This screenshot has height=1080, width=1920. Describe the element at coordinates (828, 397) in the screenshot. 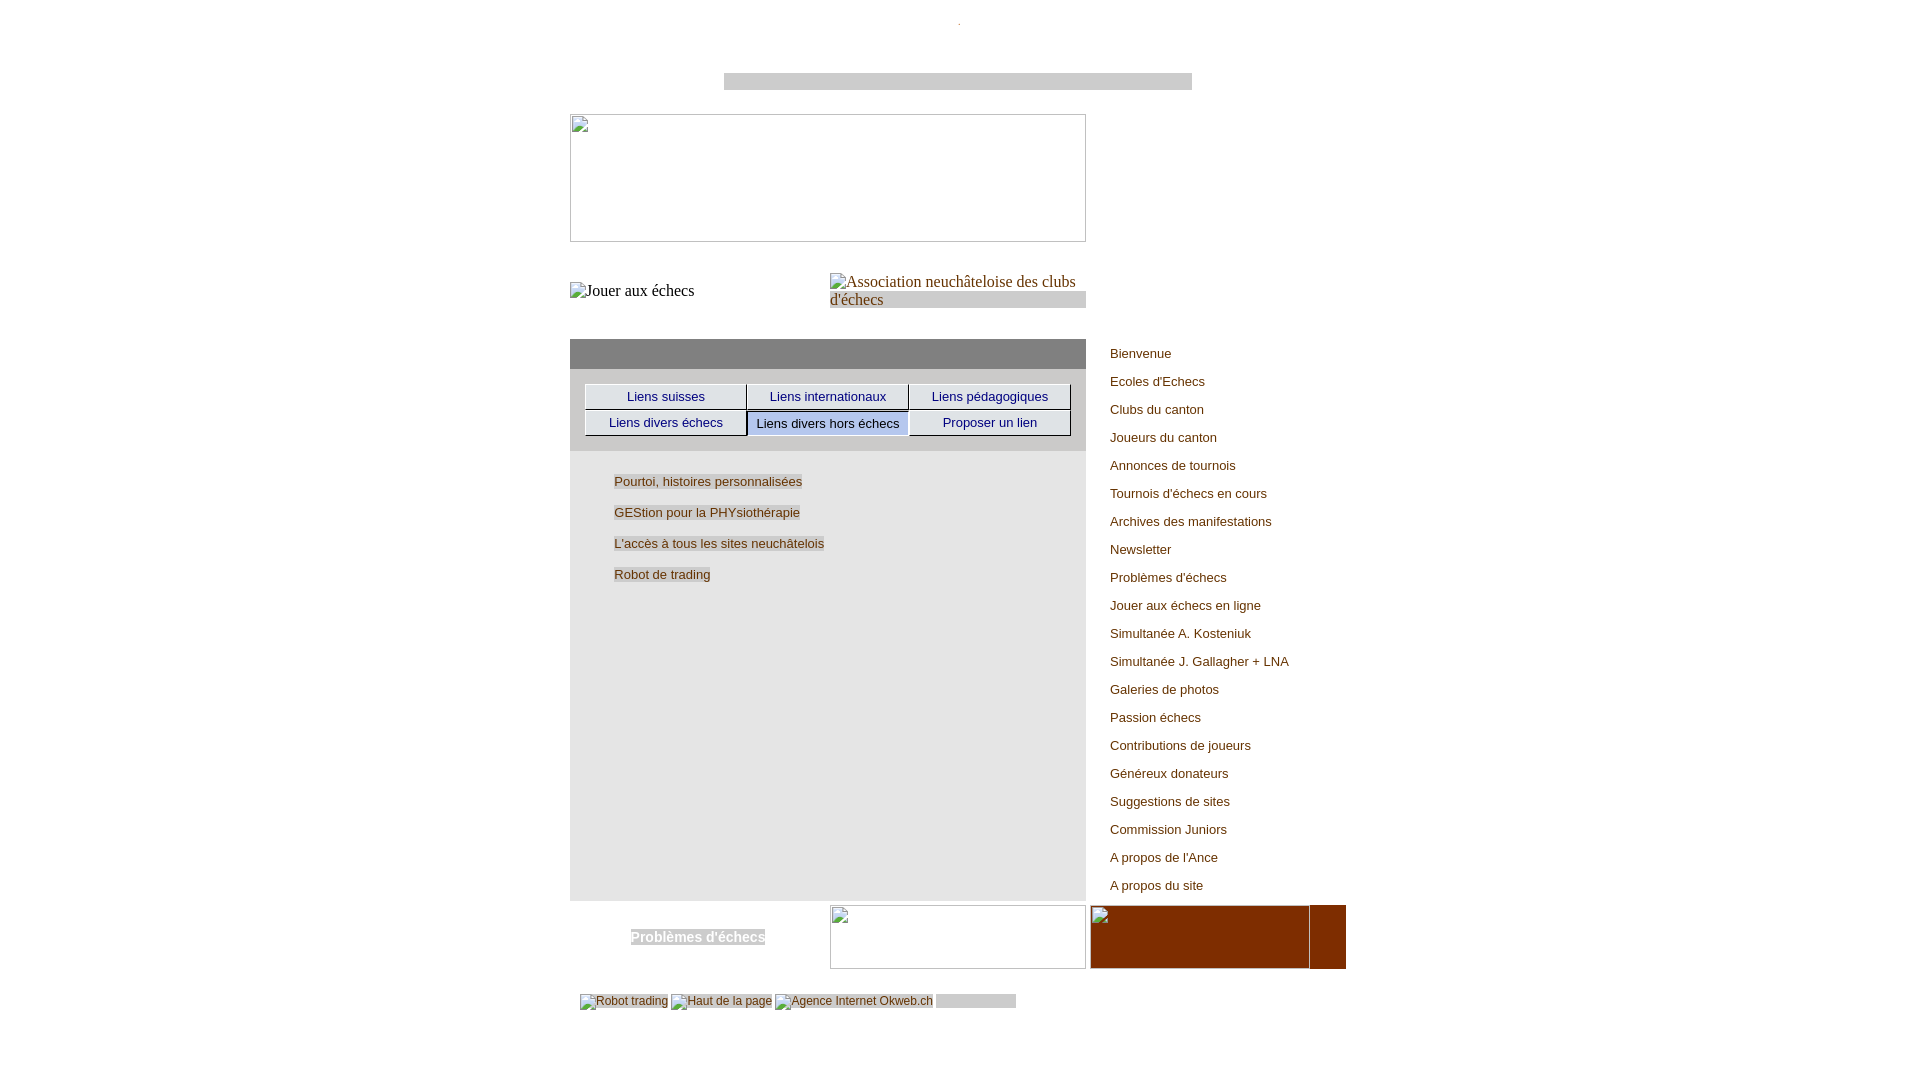

I see `'Liens internationaux'` at that location.